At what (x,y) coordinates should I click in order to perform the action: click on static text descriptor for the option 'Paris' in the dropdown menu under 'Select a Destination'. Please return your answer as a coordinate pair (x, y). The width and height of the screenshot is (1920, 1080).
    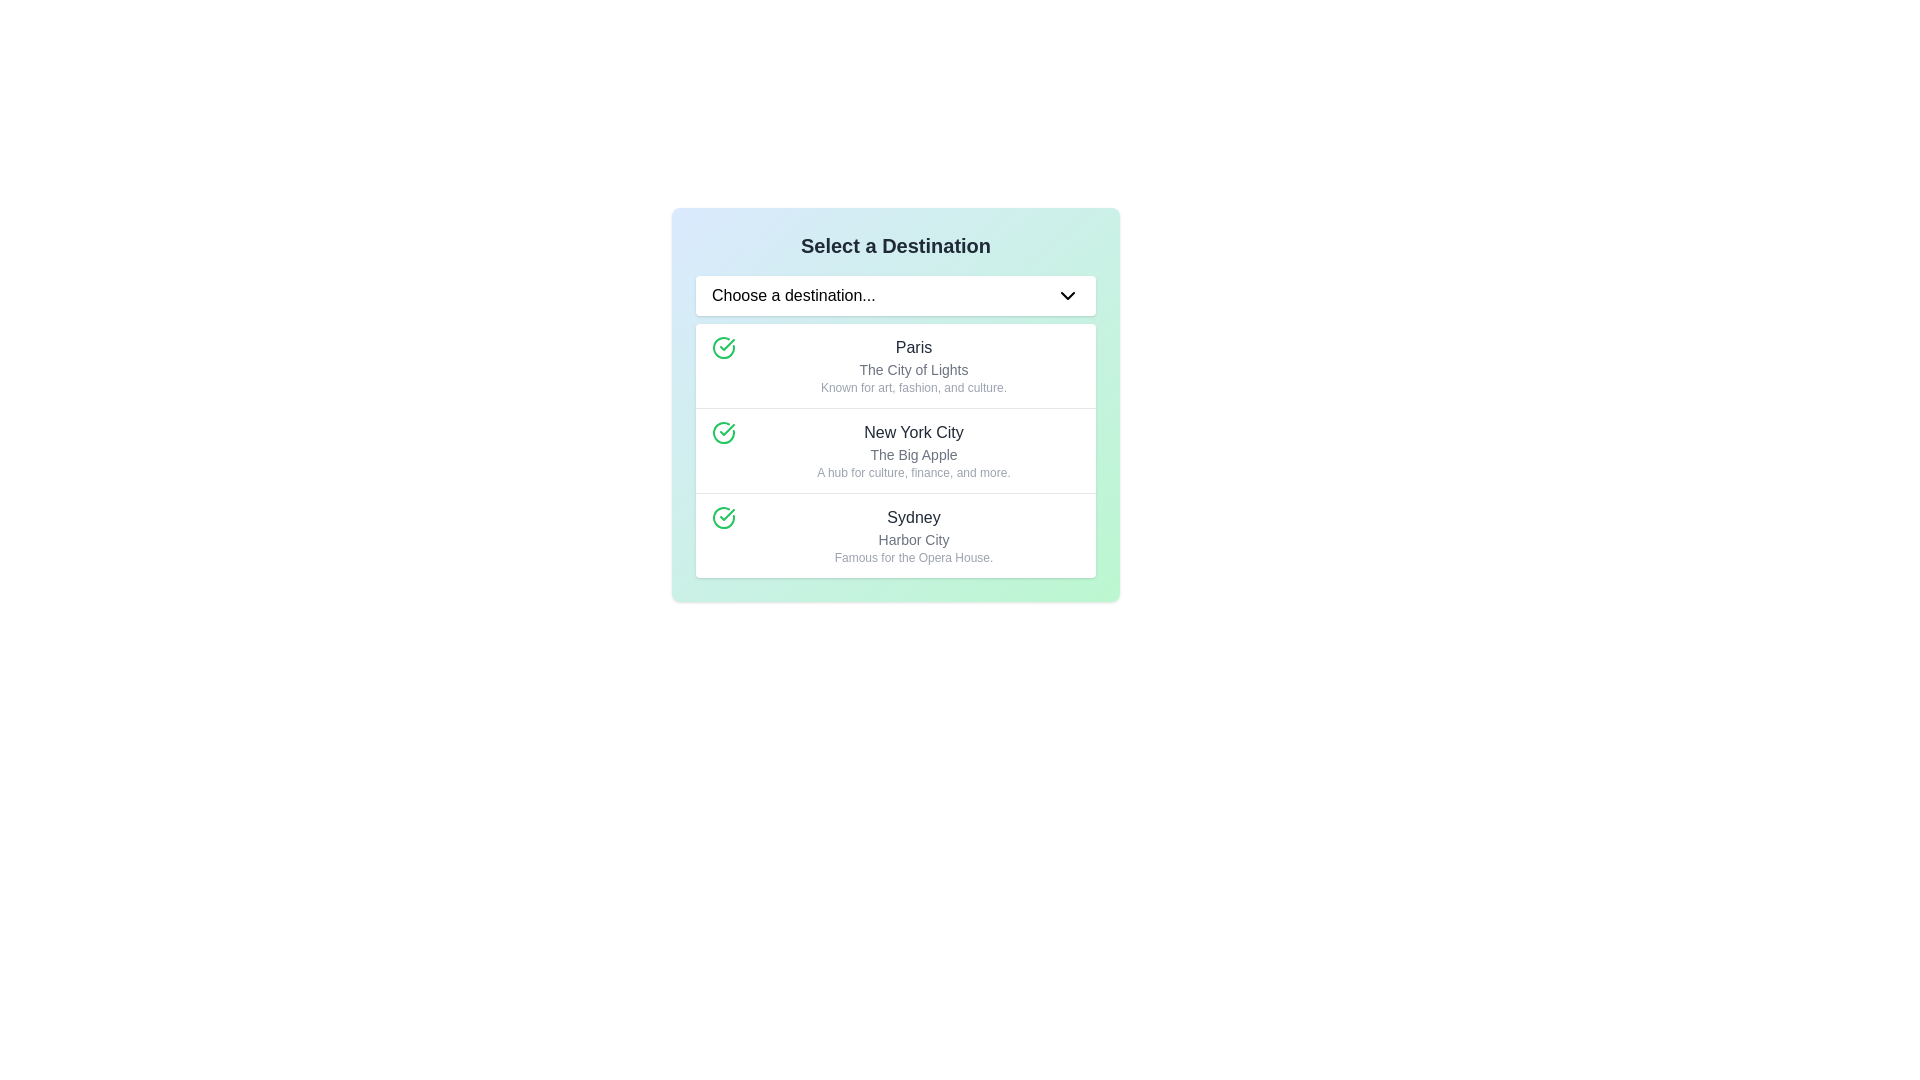
    Looking at the image, I should click on (912, 366).